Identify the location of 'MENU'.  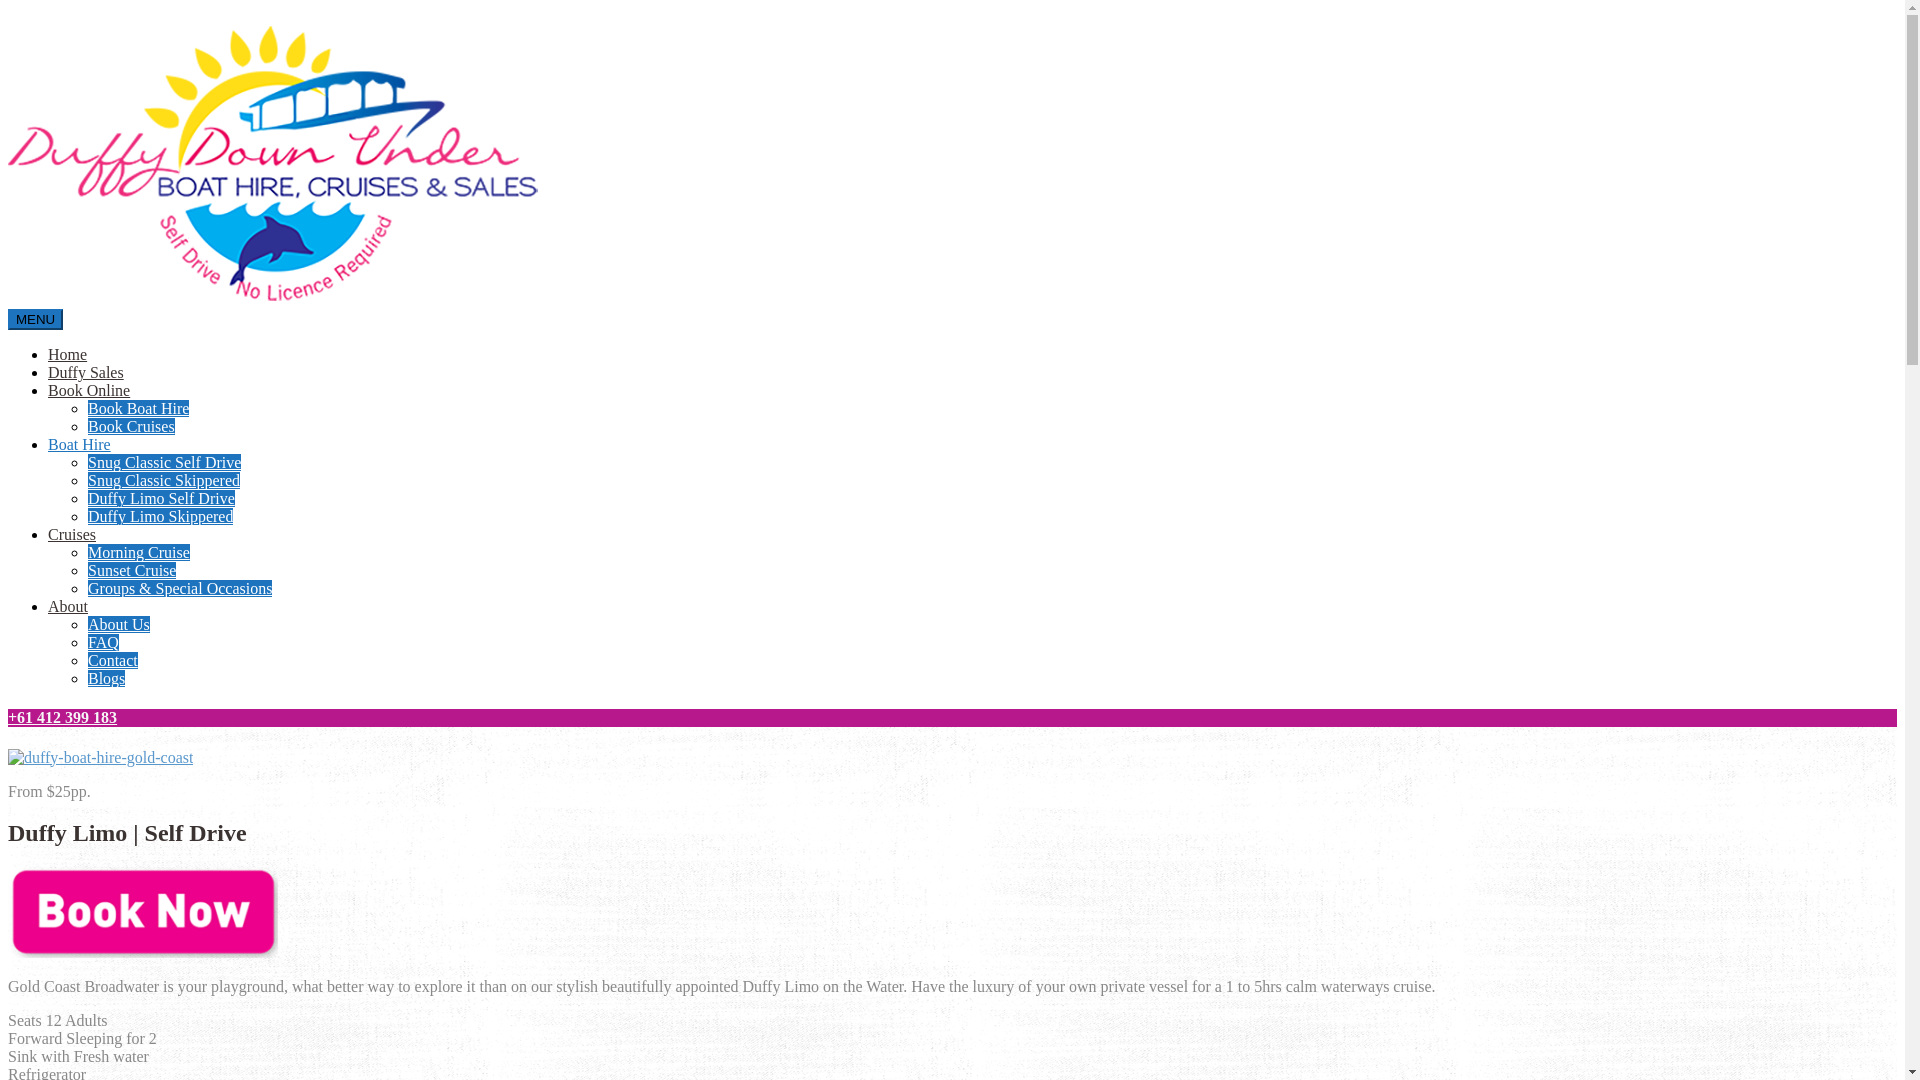
(35, 318).